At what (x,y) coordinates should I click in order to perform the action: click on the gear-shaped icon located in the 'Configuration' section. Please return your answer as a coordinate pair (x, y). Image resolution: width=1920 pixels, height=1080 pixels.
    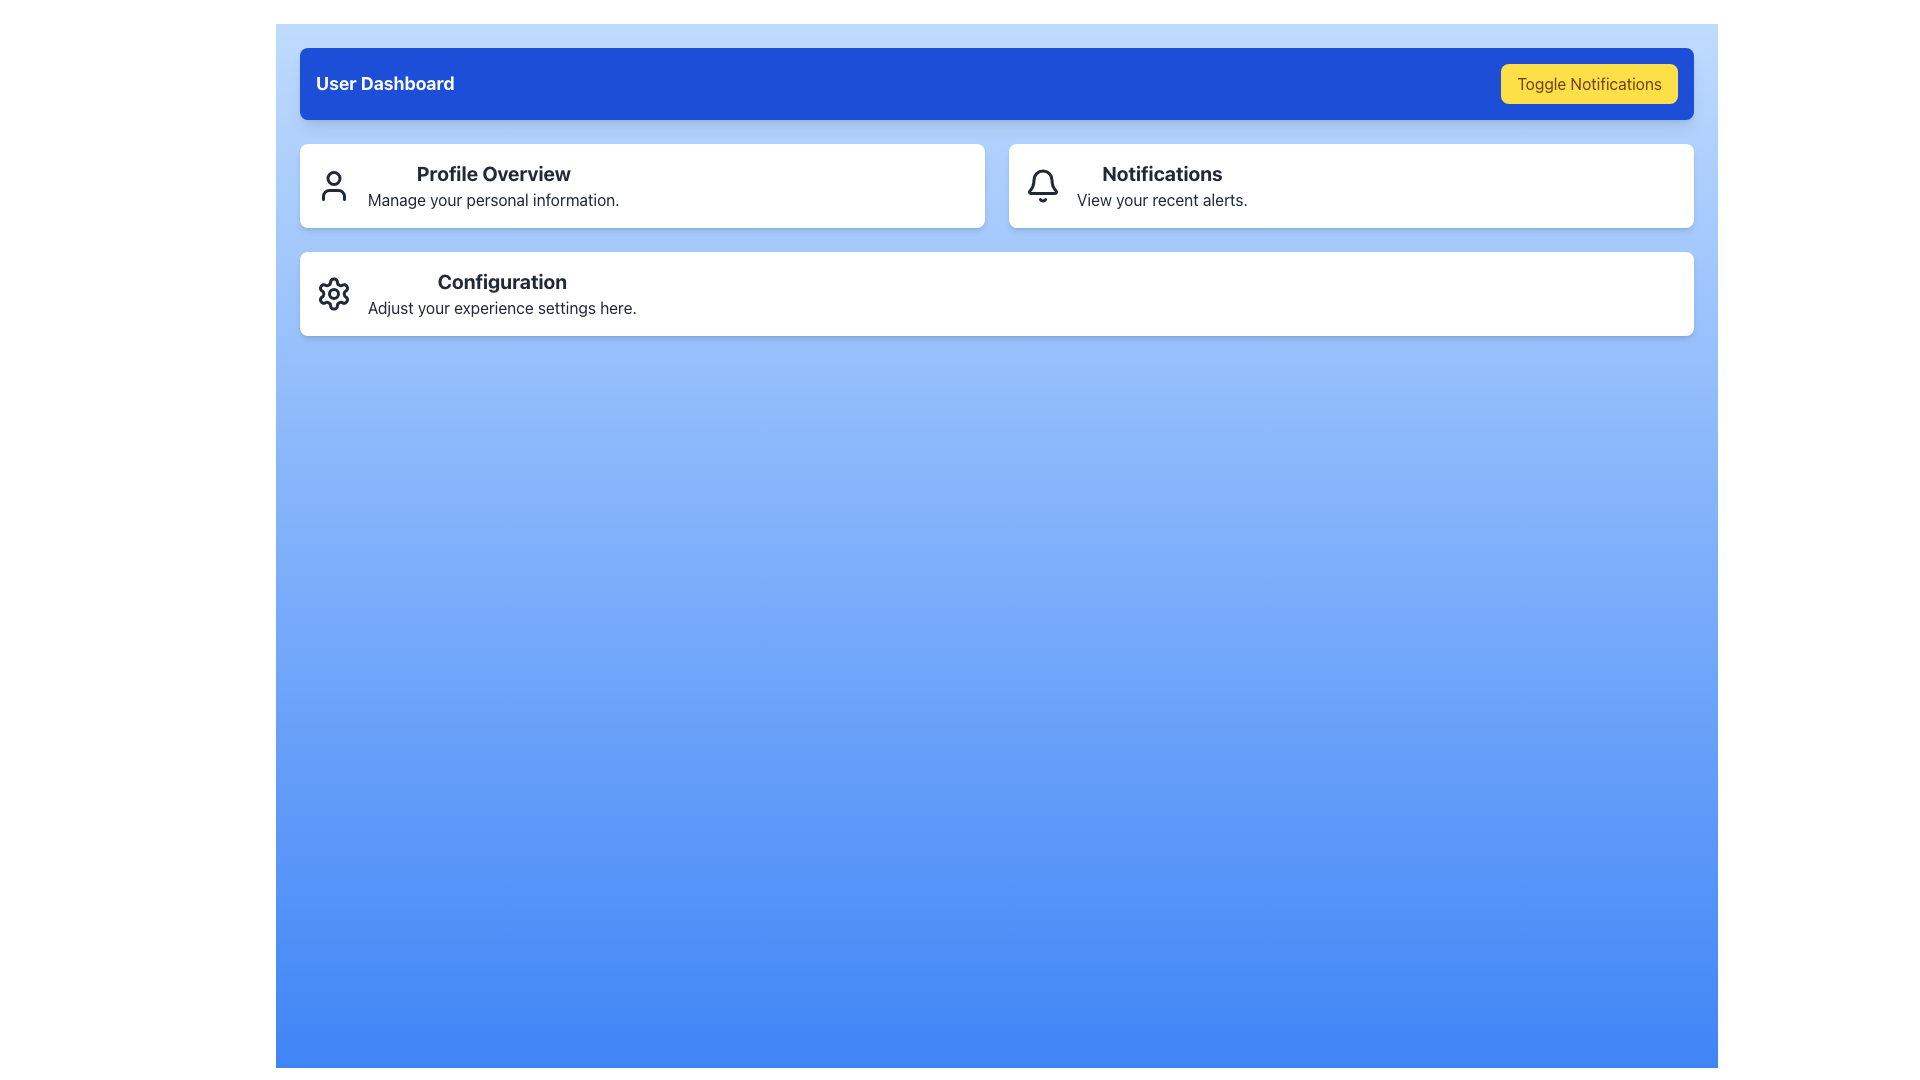
    Looking at the image, I should click on (334, 293).